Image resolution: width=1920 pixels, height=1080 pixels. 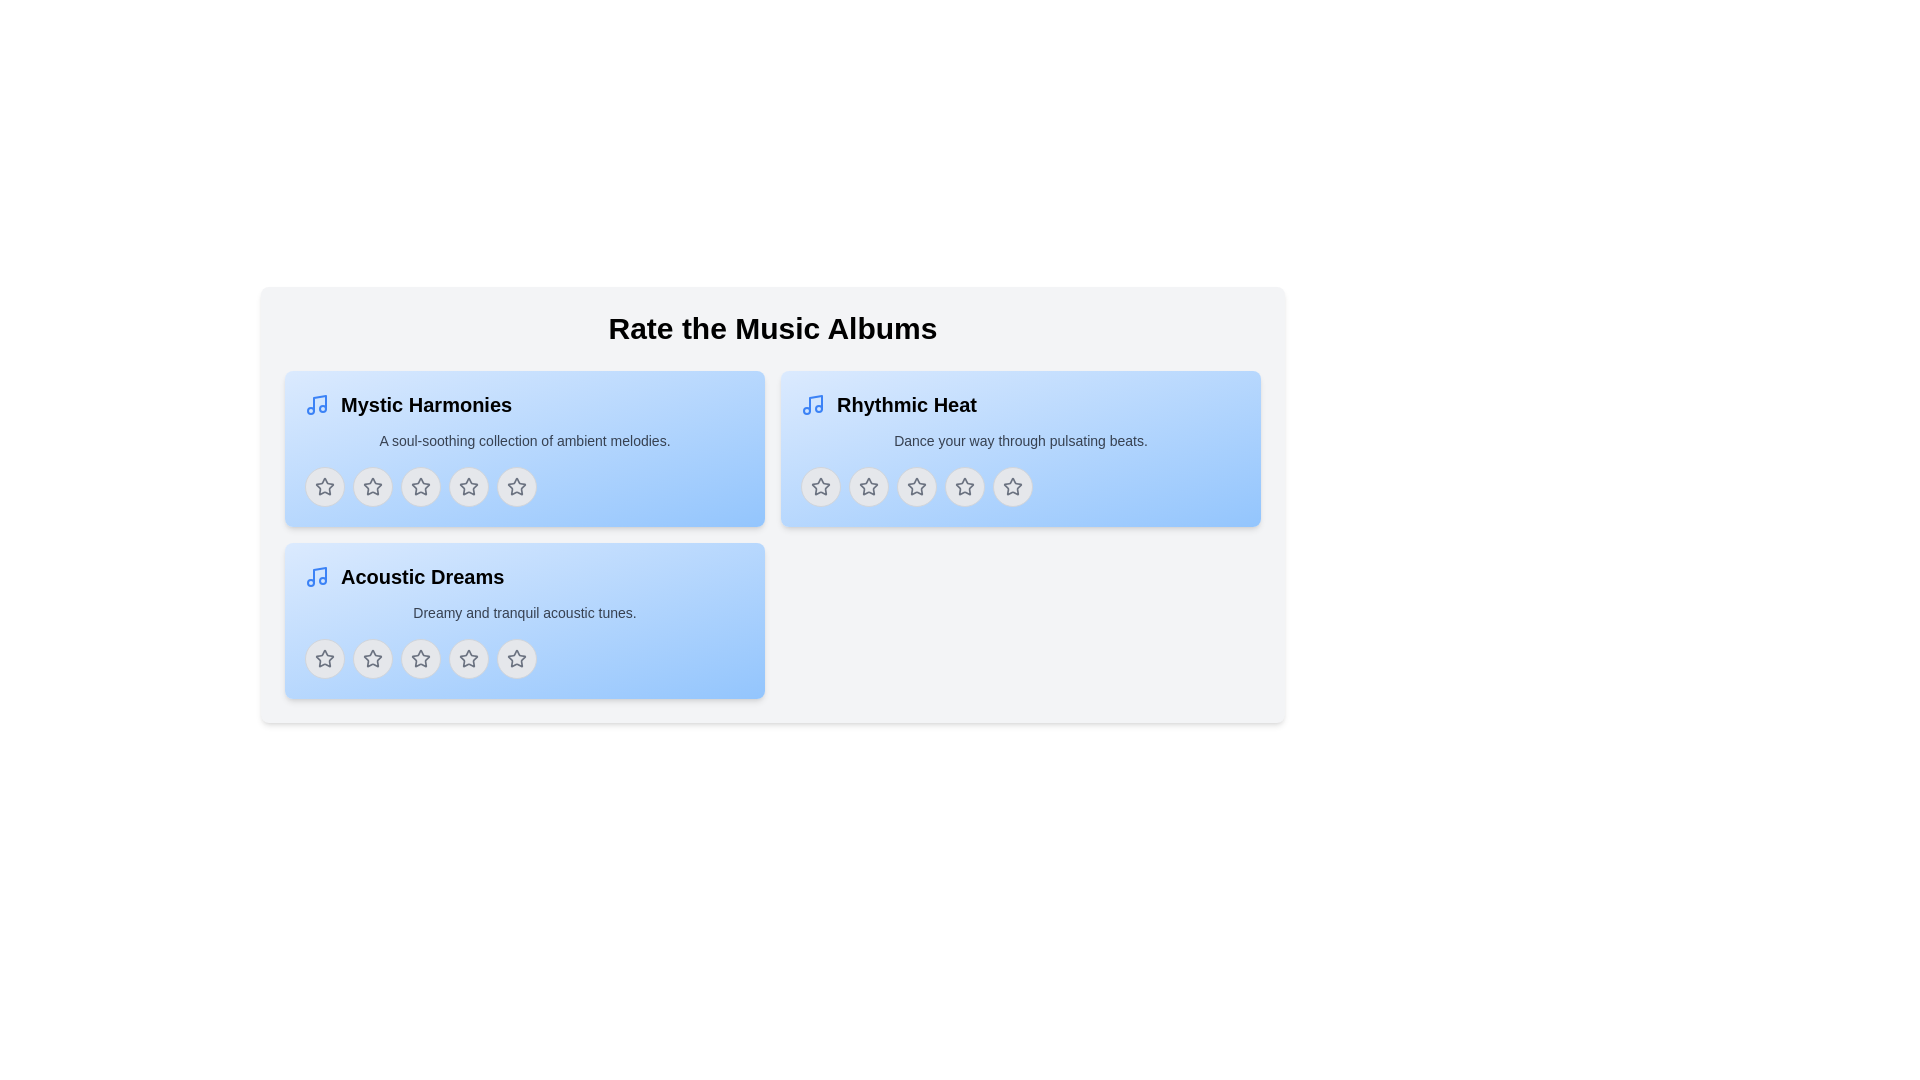 I want to click on the second star rating button below the 'Rhythmic Heat' album title, so click(x=868, y=486).